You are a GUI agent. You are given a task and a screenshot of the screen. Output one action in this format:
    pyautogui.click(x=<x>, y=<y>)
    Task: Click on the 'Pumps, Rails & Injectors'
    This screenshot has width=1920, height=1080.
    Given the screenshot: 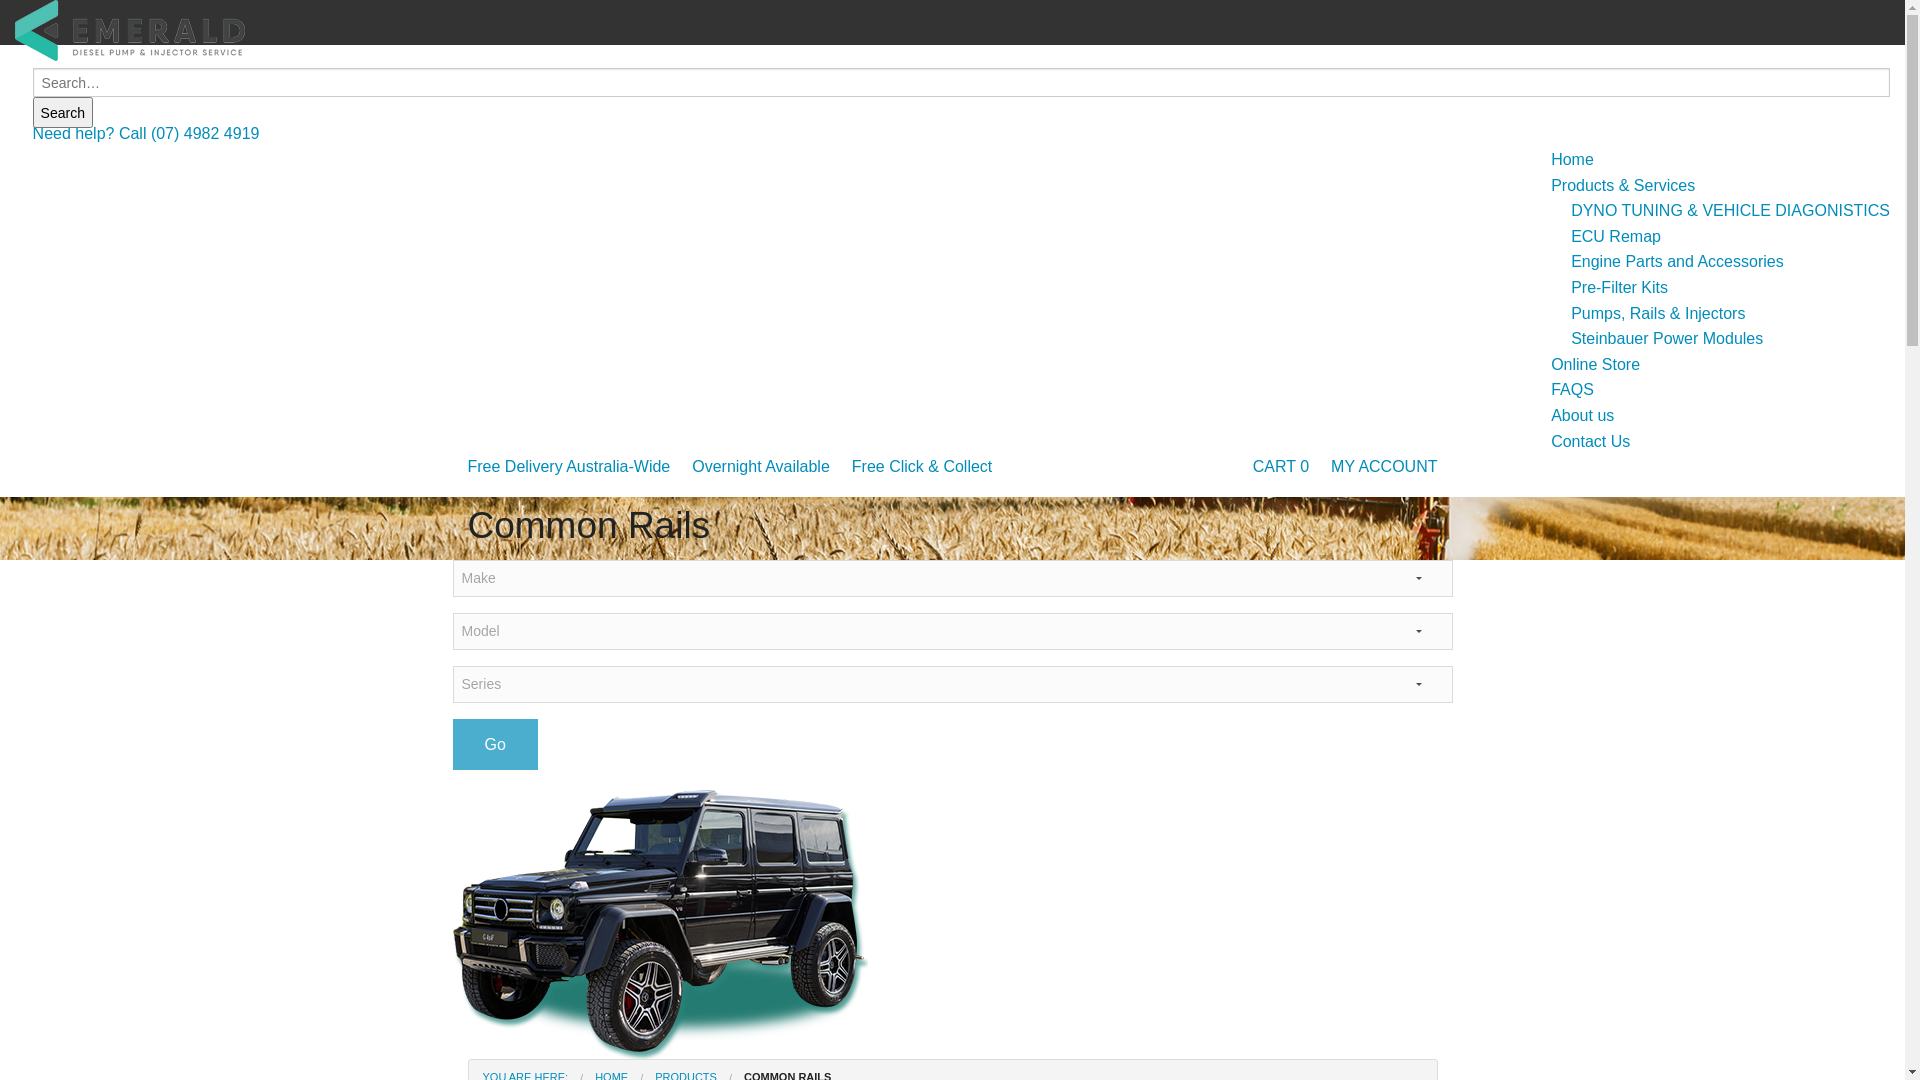 What is the action you would take?
    pyautogui.click(x=1657, y=313)
    